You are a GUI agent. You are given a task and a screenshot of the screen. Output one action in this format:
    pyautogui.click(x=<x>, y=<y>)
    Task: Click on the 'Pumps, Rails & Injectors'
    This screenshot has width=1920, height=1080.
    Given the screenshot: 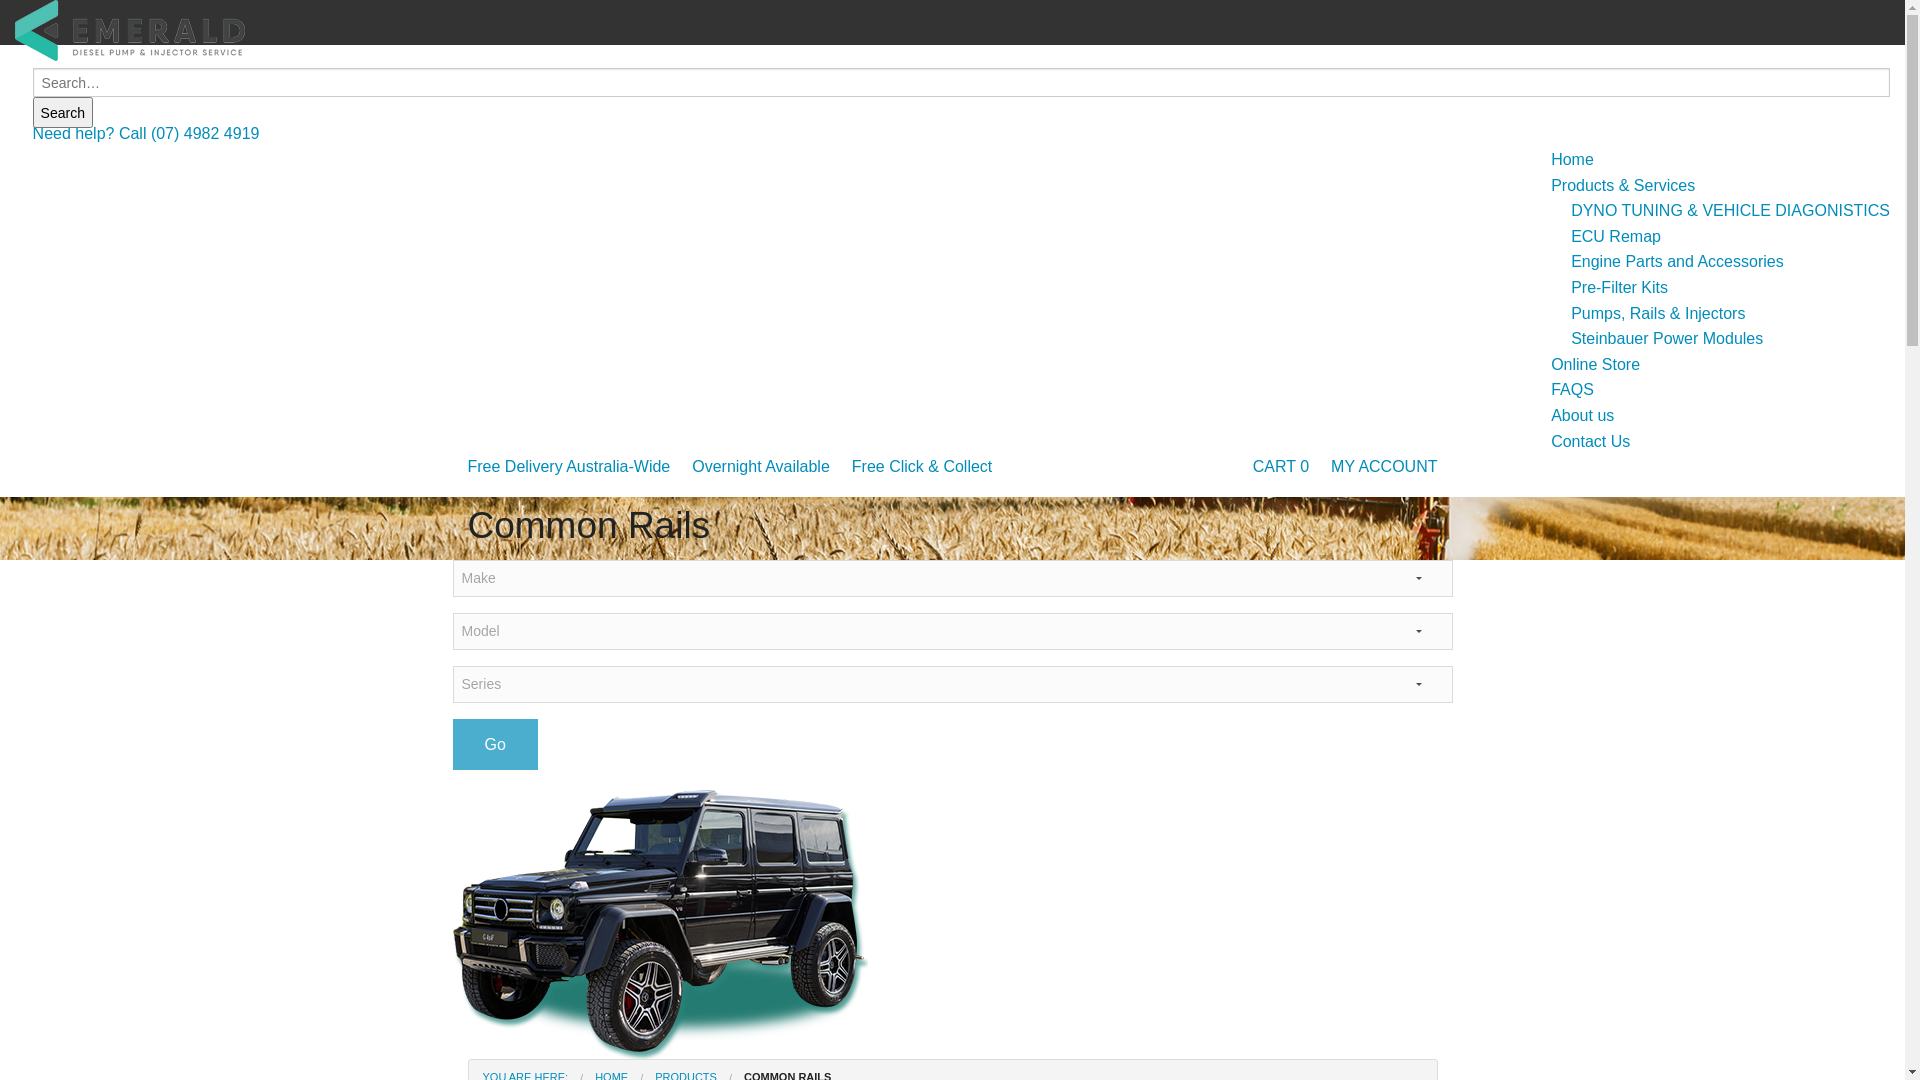 What is the action you would take?
    pyautogui.click(x=1657, y=313)
    